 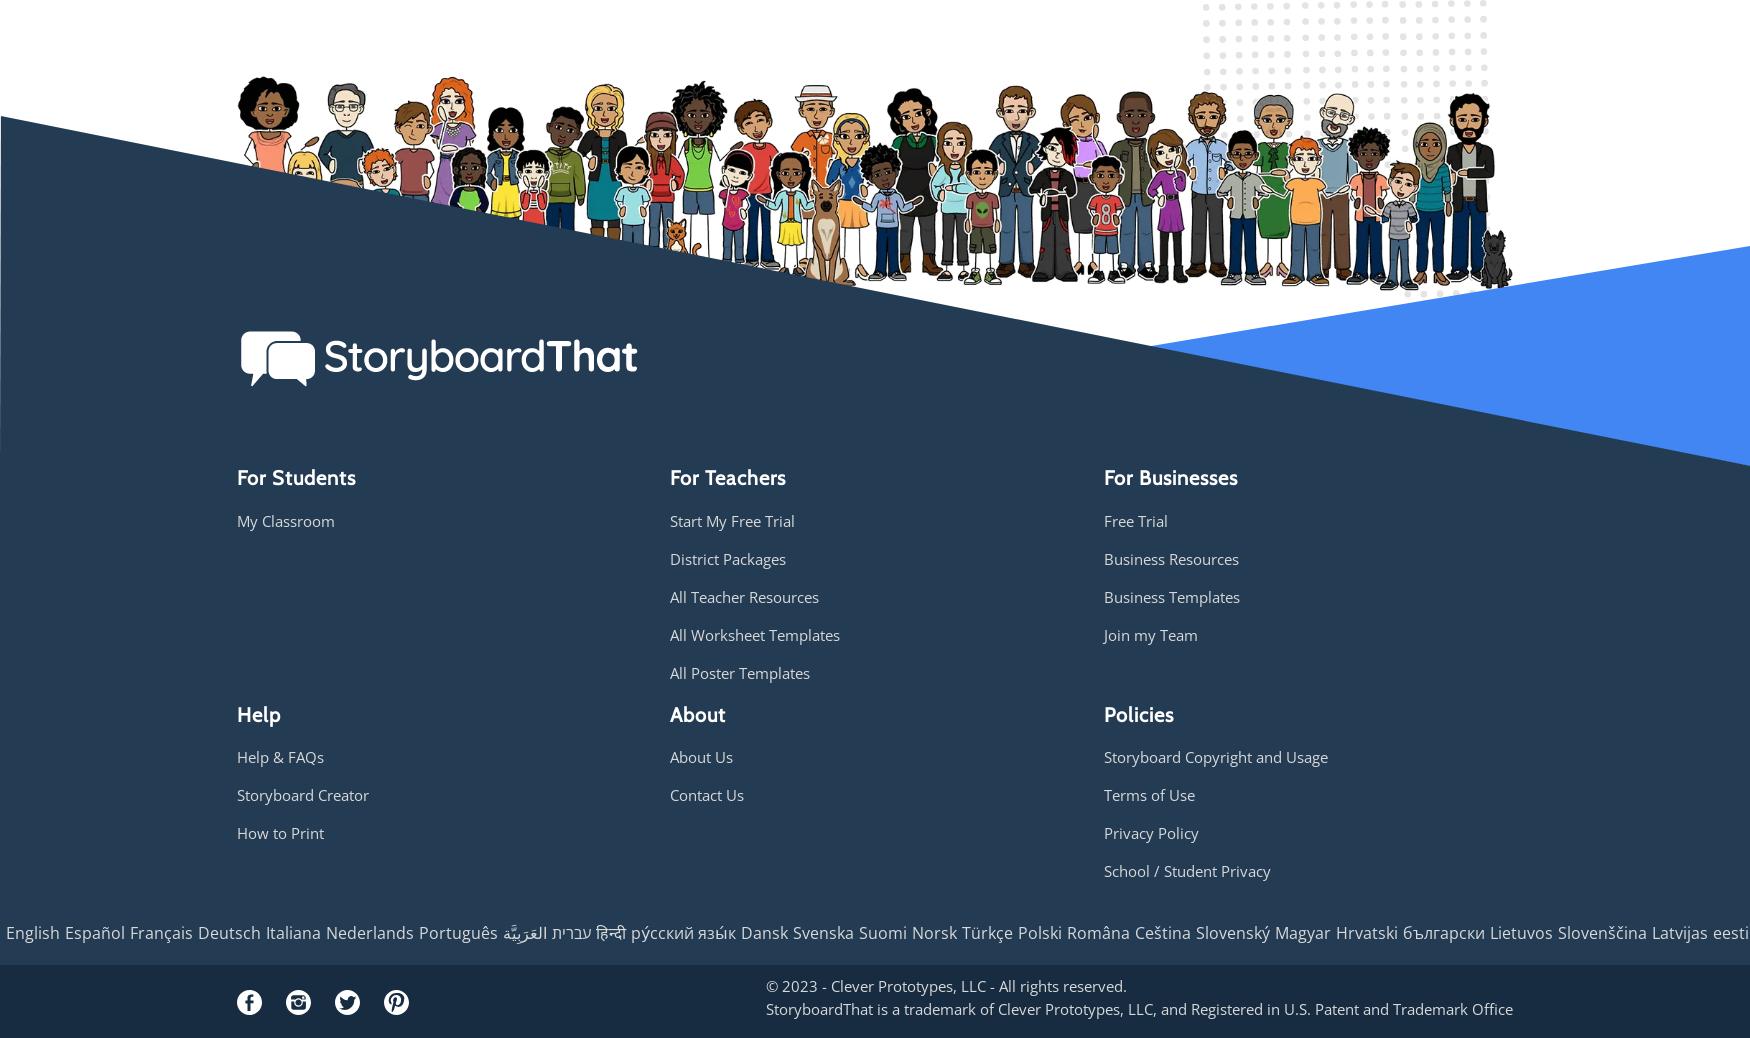 What do you see at coordinates (1169, 595) in the screenshot?
I see `'Business Templates'` at bounding box center [1169, 595].